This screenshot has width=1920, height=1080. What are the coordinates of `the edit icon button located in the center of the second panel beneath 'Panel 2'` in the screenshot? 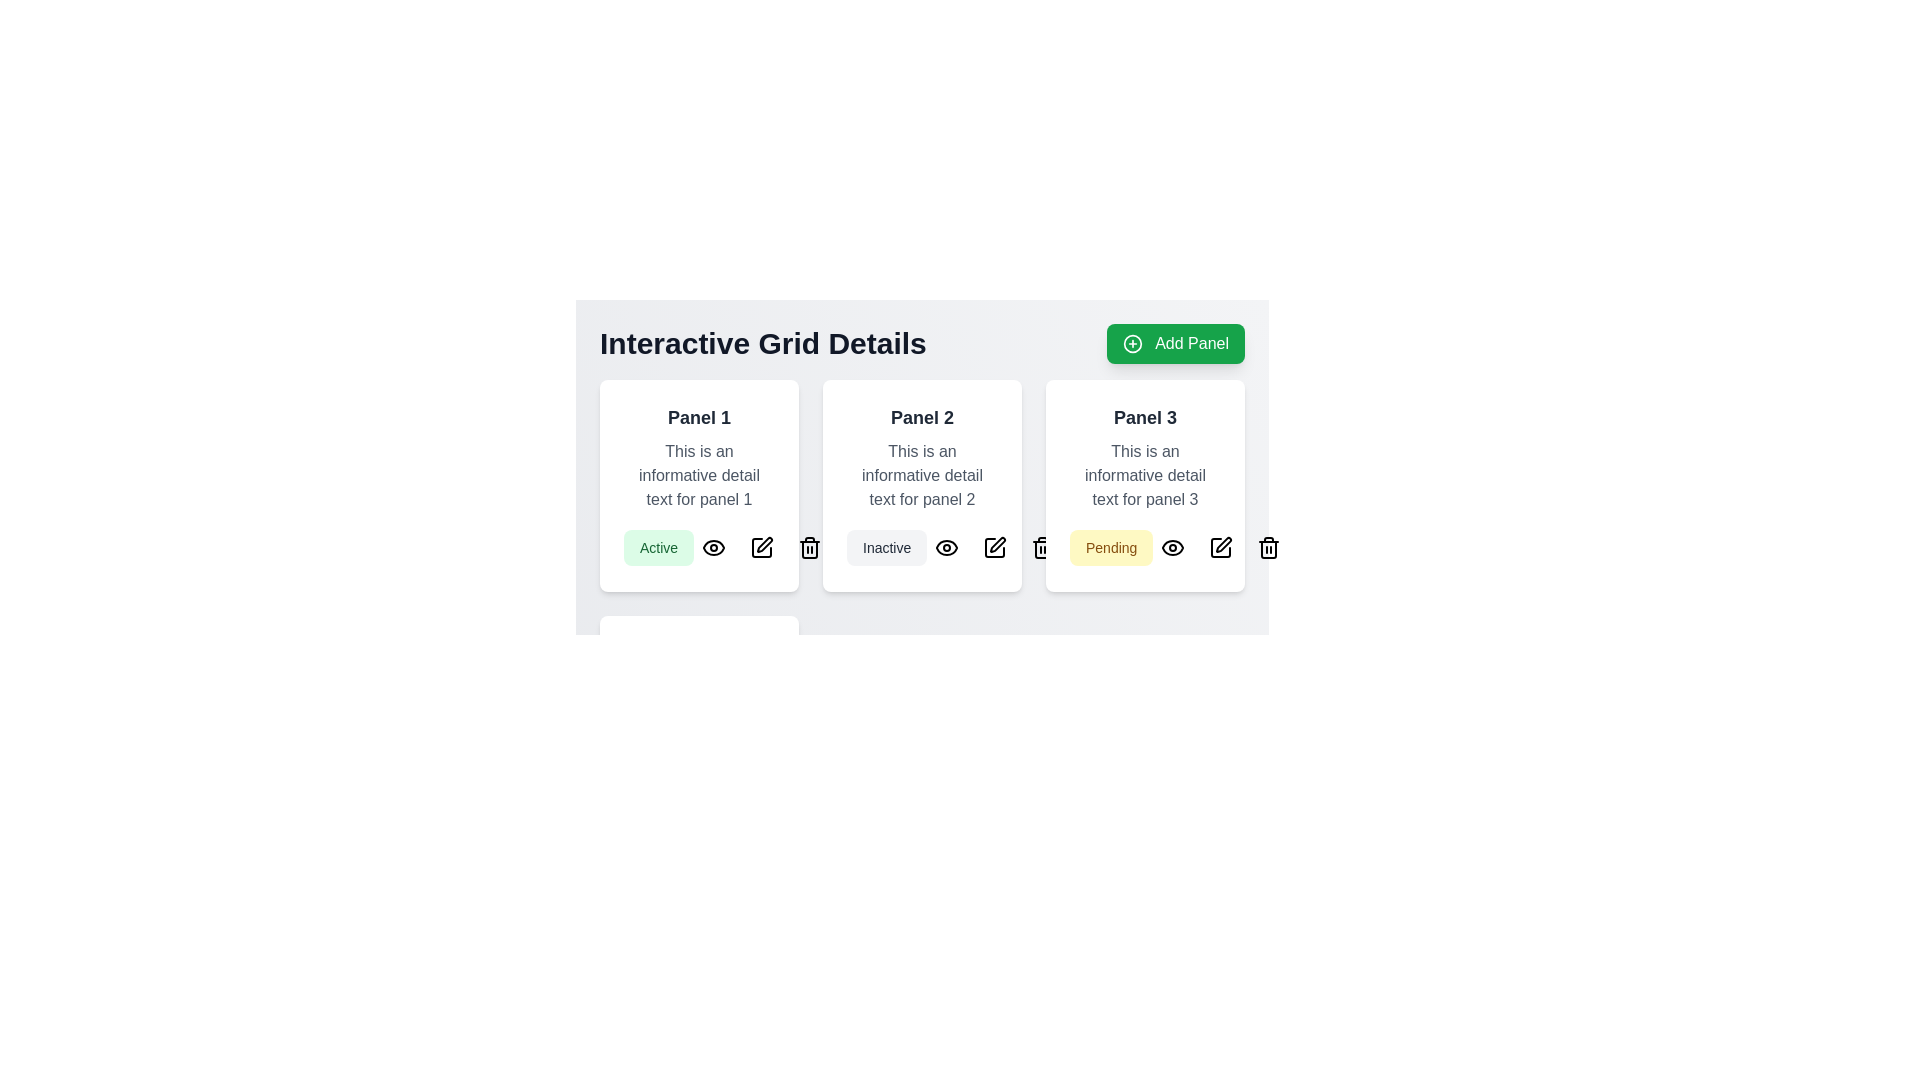 It's located at (995, 547).